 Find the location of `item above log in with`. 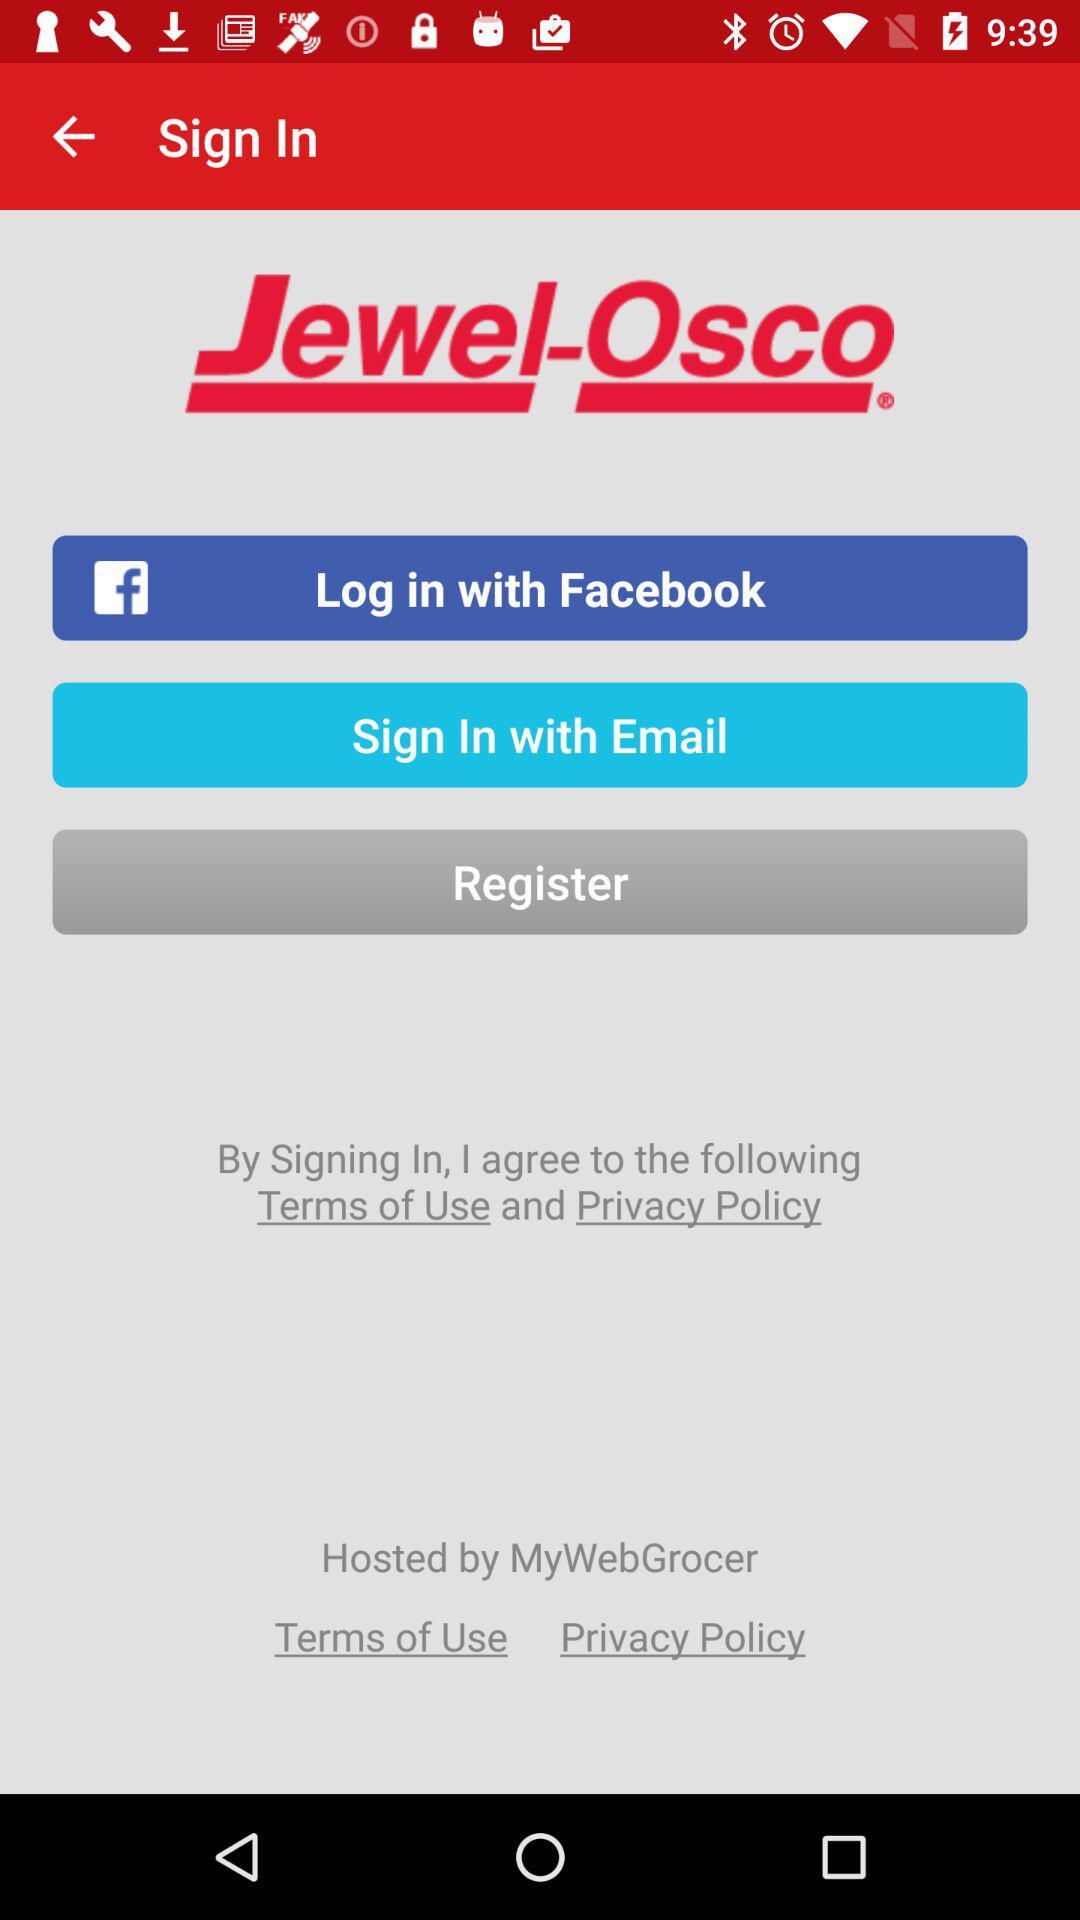

item above log in with is located at coordinates (72, 135).